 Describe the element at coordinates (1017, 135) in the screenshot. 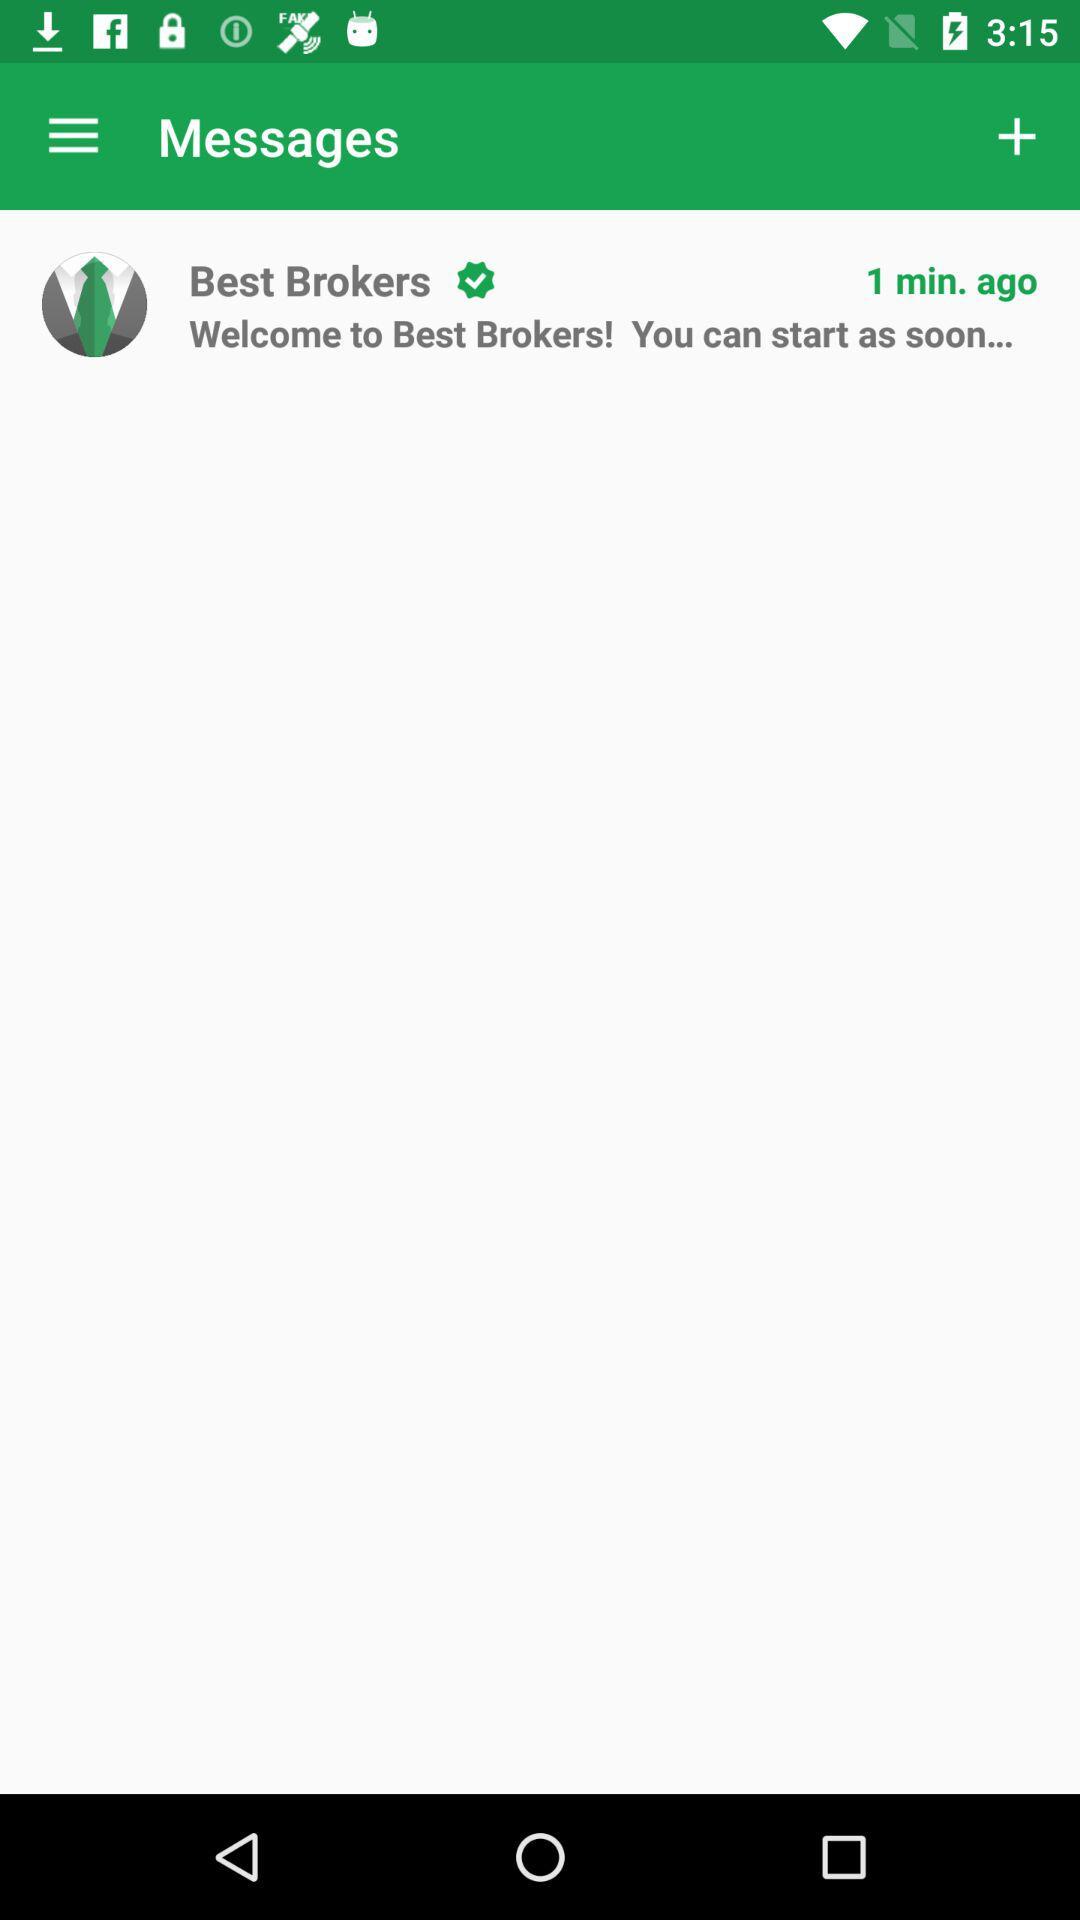

I see `the app to the right of messages item` at that location.